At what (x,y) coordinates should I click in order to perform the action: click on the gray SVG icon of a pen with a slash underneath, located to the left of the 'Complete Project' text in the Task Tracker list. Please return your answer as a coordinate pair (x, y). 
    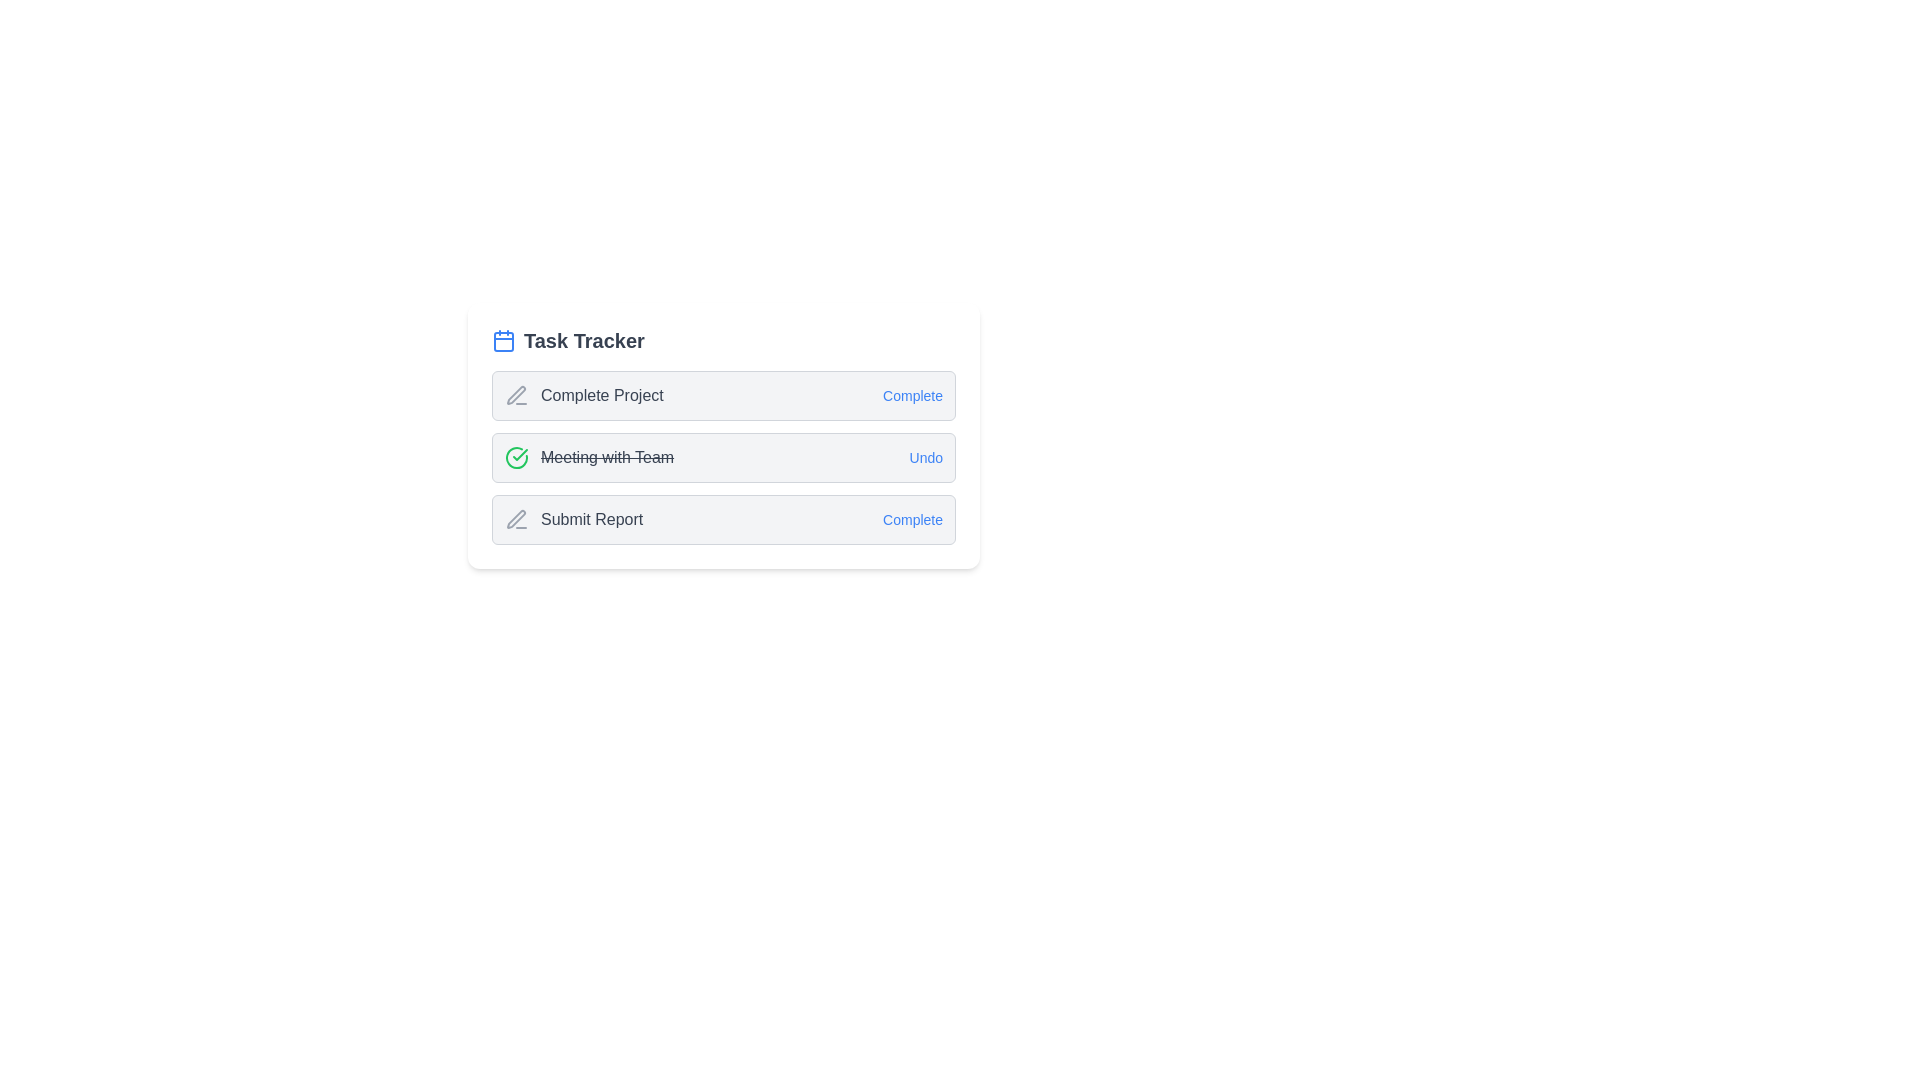
    Looking at the image, I should click on (517, 396).